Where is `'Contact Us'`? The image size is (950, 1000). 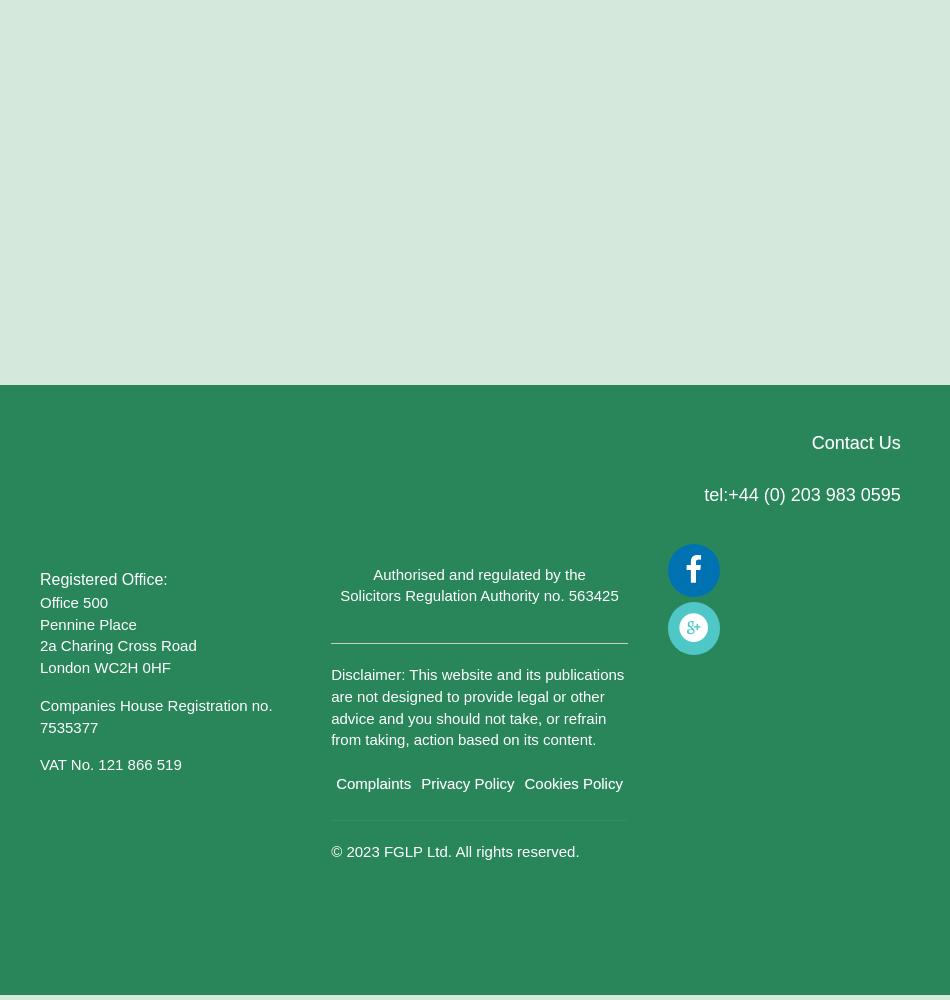
'Contact Us' is located at coordinates (854, 442).